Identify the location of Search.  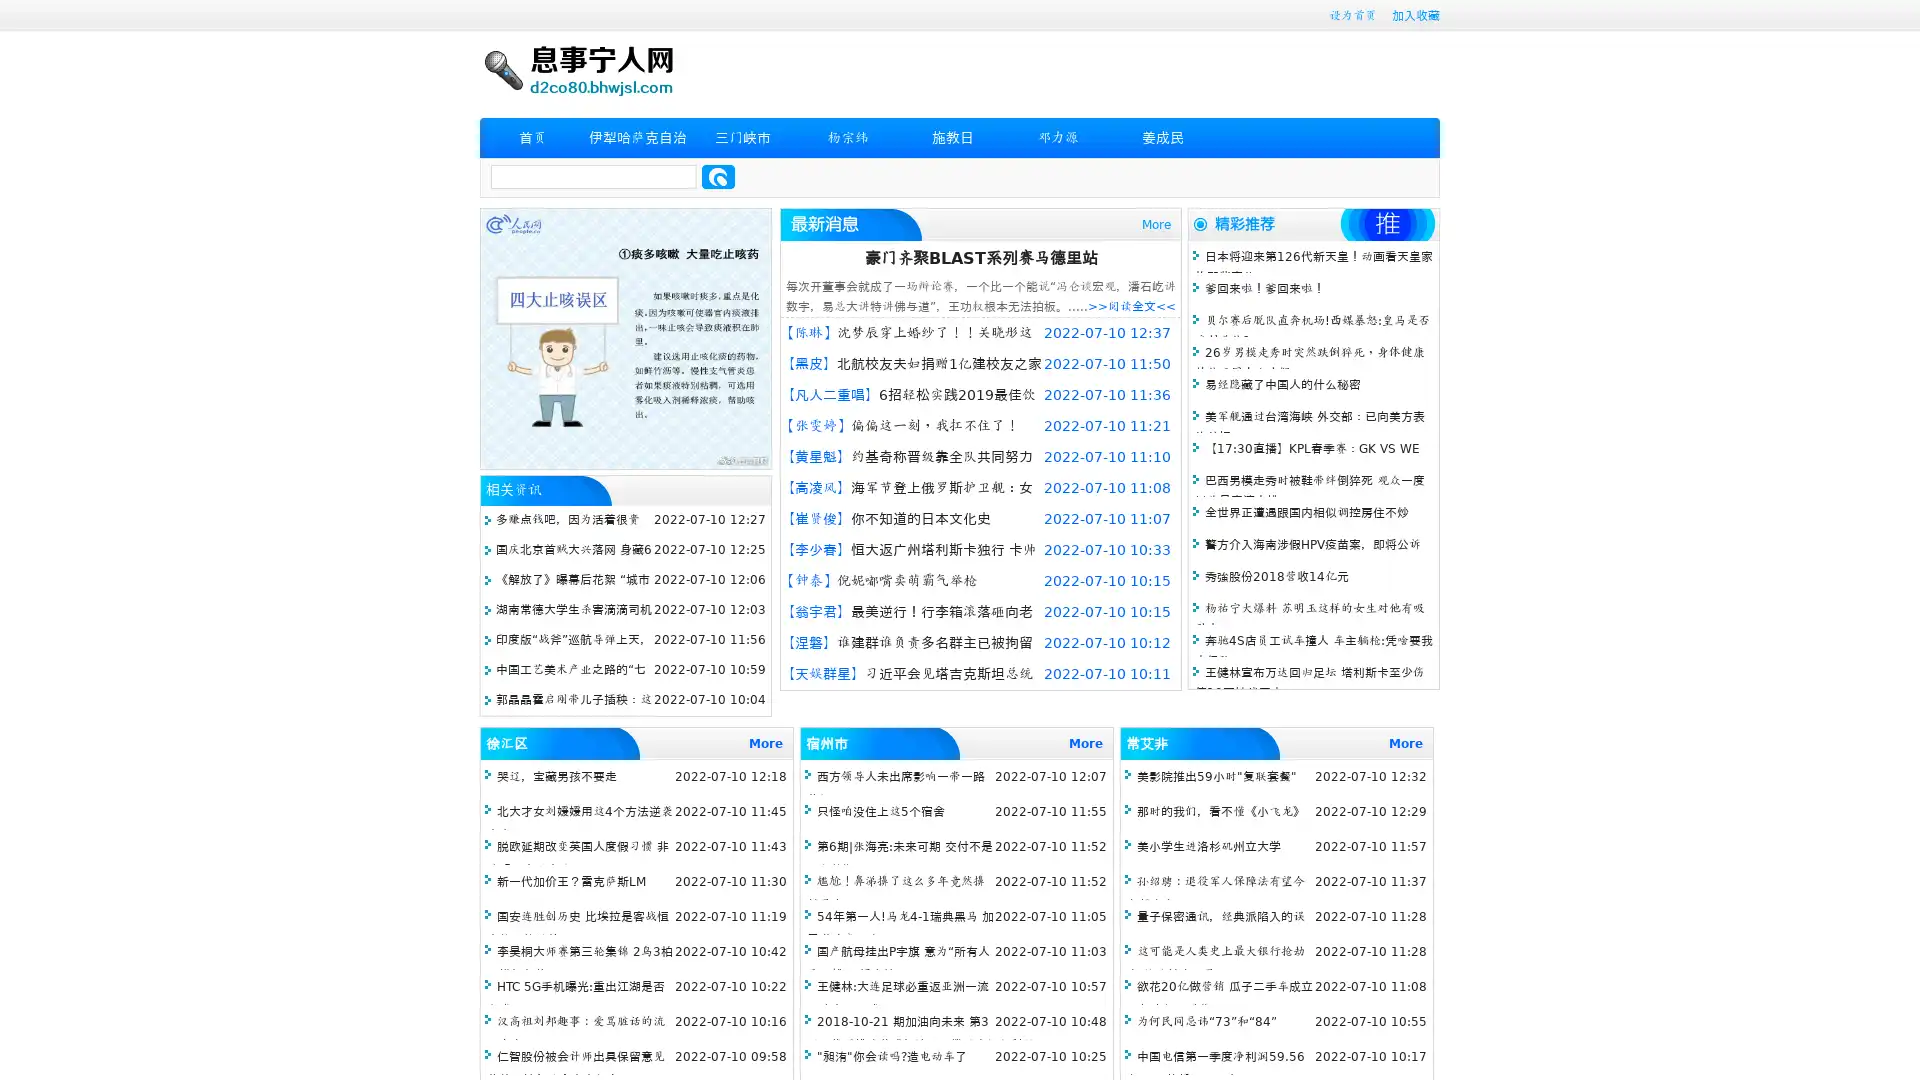
(718, 176).